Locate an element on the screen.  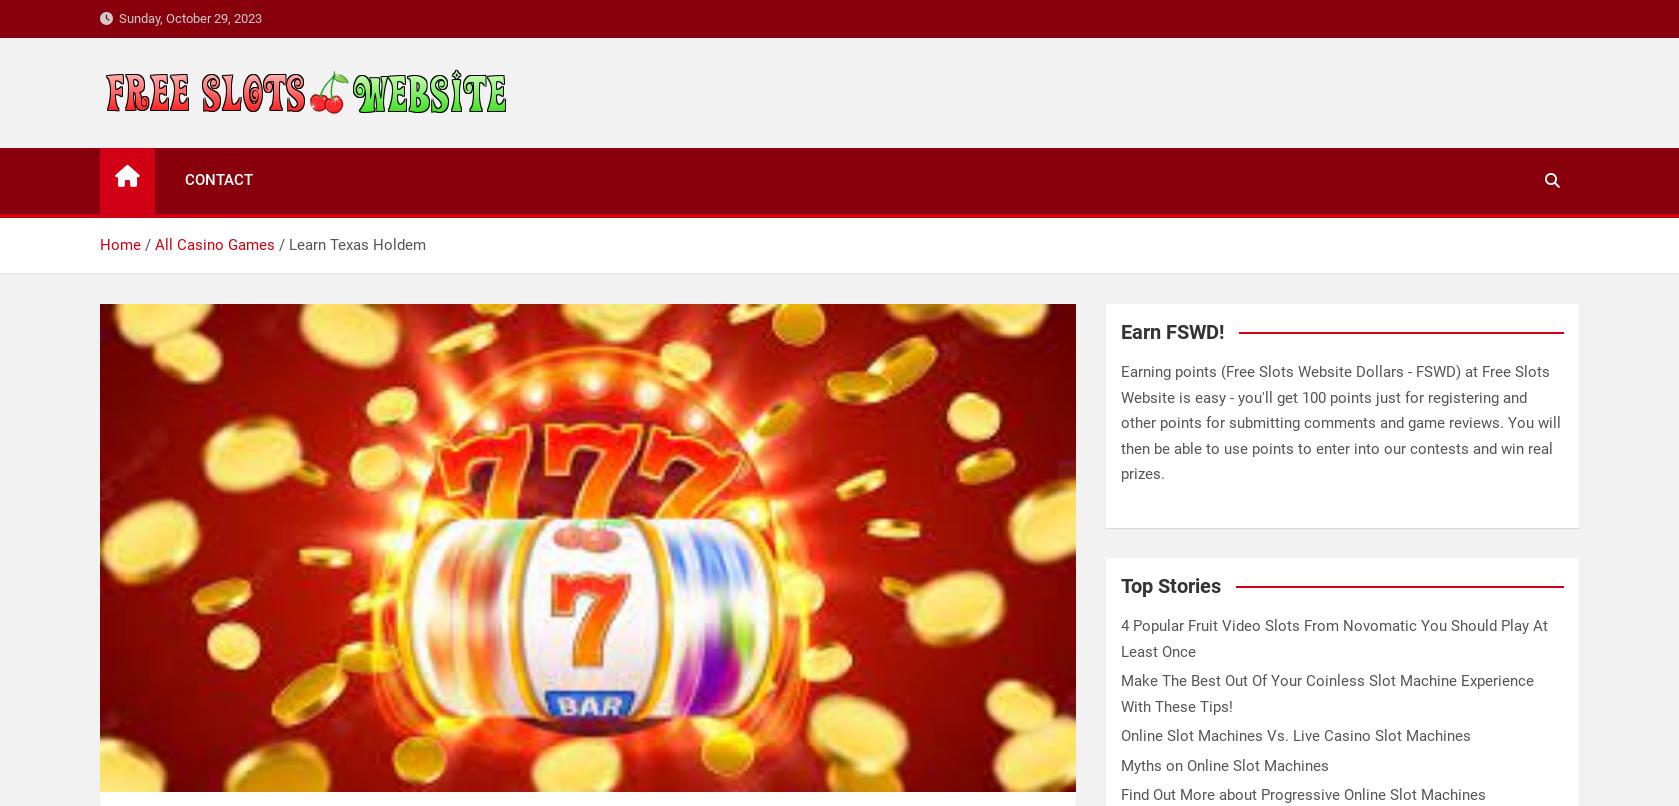
'Online Slot Machines Vs. Live Casino Slot Machines' is located at coordinates (1120, 736).